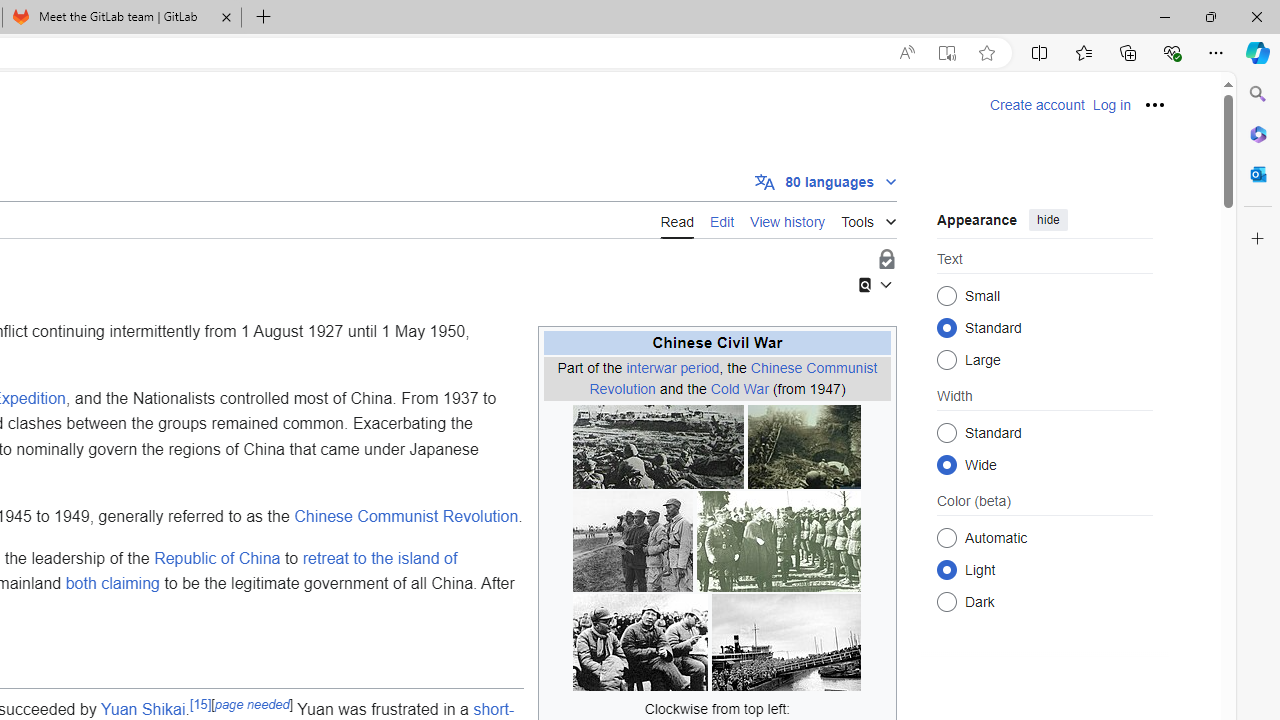 Image resolution: width=1280 pixels, height=720 pixels. Describe the element at coordinates (946, 358) in the screenshot. I see `'Large'` at that location.